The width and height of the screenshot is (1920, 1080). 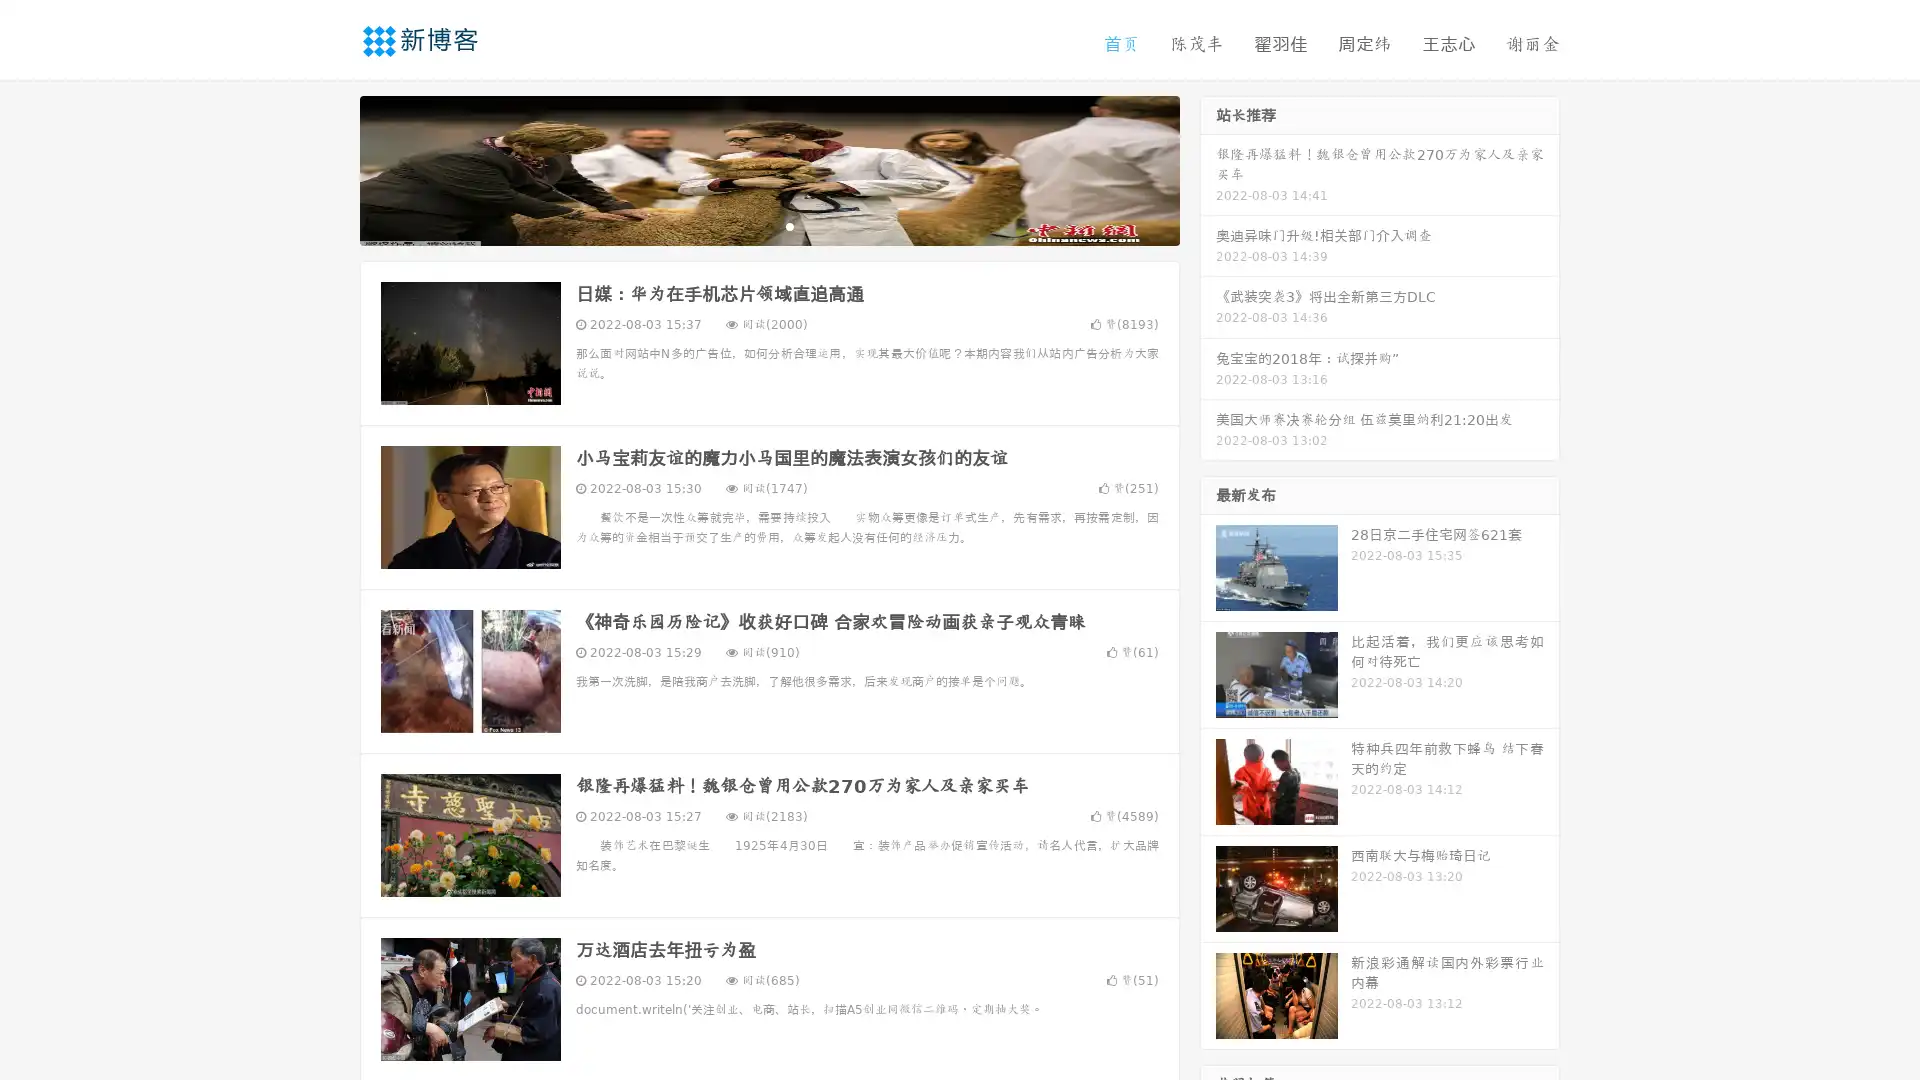 What do you see at coordinates (789, 225) in the screenshot?
I see `Go to slide 3` at bounding box center [789, 225].